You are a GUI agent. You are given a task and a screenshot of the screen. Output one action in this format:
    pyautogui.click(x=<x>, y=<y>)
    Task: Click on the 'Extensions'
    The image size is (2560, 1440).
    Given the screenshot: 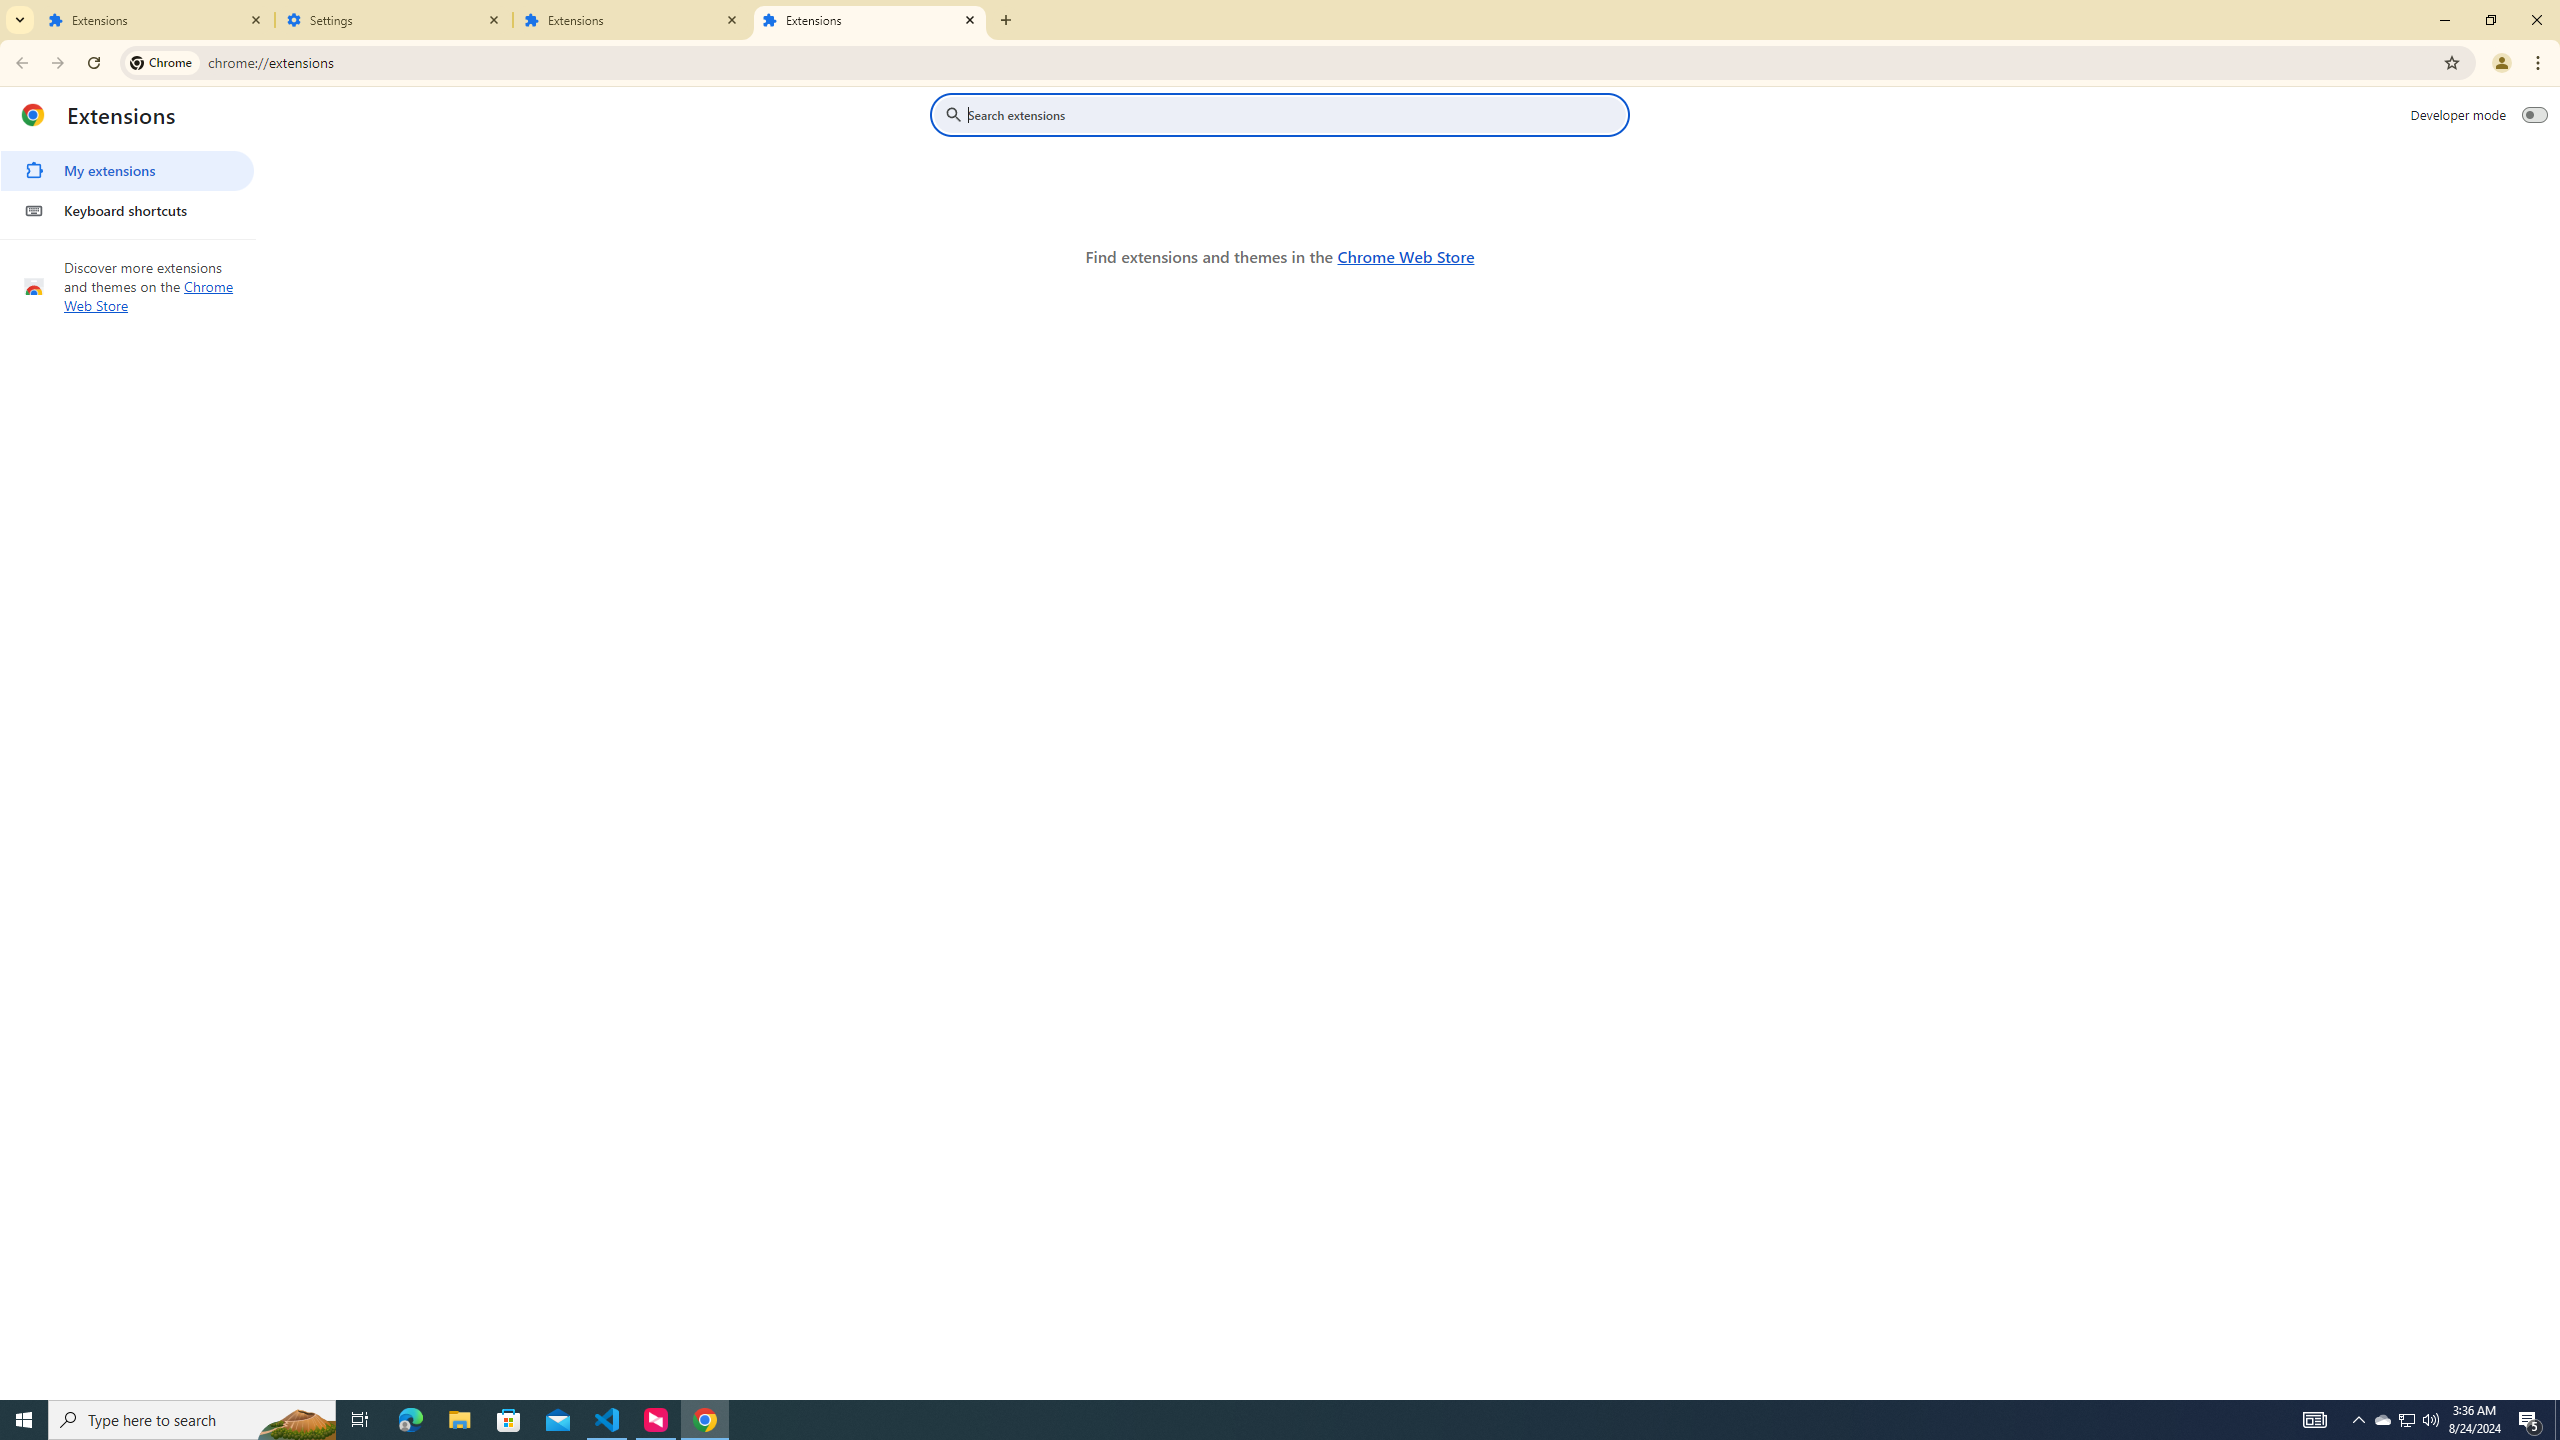 What is the action you would take?
    pyautogui.click(x=869, y=19)
    